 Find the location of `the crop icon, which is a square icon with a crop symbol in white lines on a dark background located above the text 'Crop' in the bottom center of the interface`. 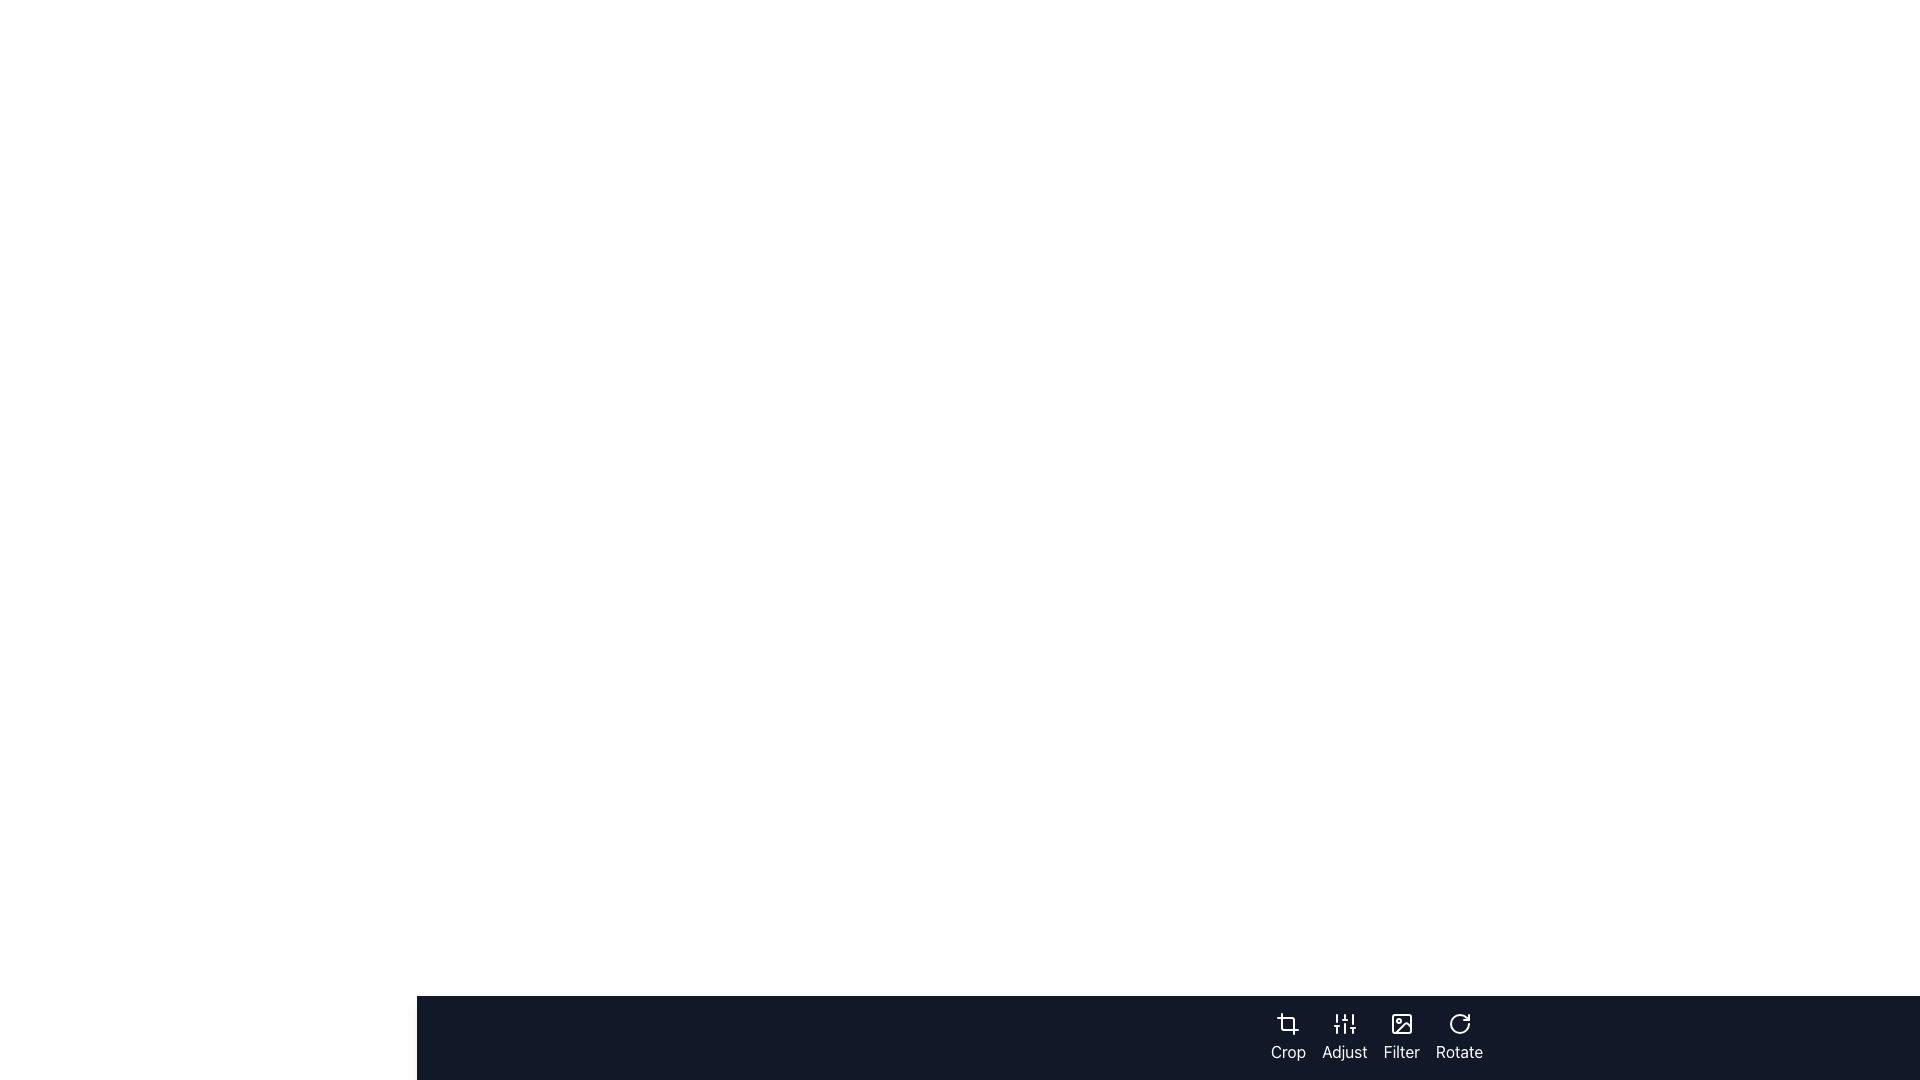

the crop icon, which is a square icon with a crop symbol in white lines on a dark background located above the text 'Crop' in the bottom center of the interface is located at coordinates (1287, 1023).